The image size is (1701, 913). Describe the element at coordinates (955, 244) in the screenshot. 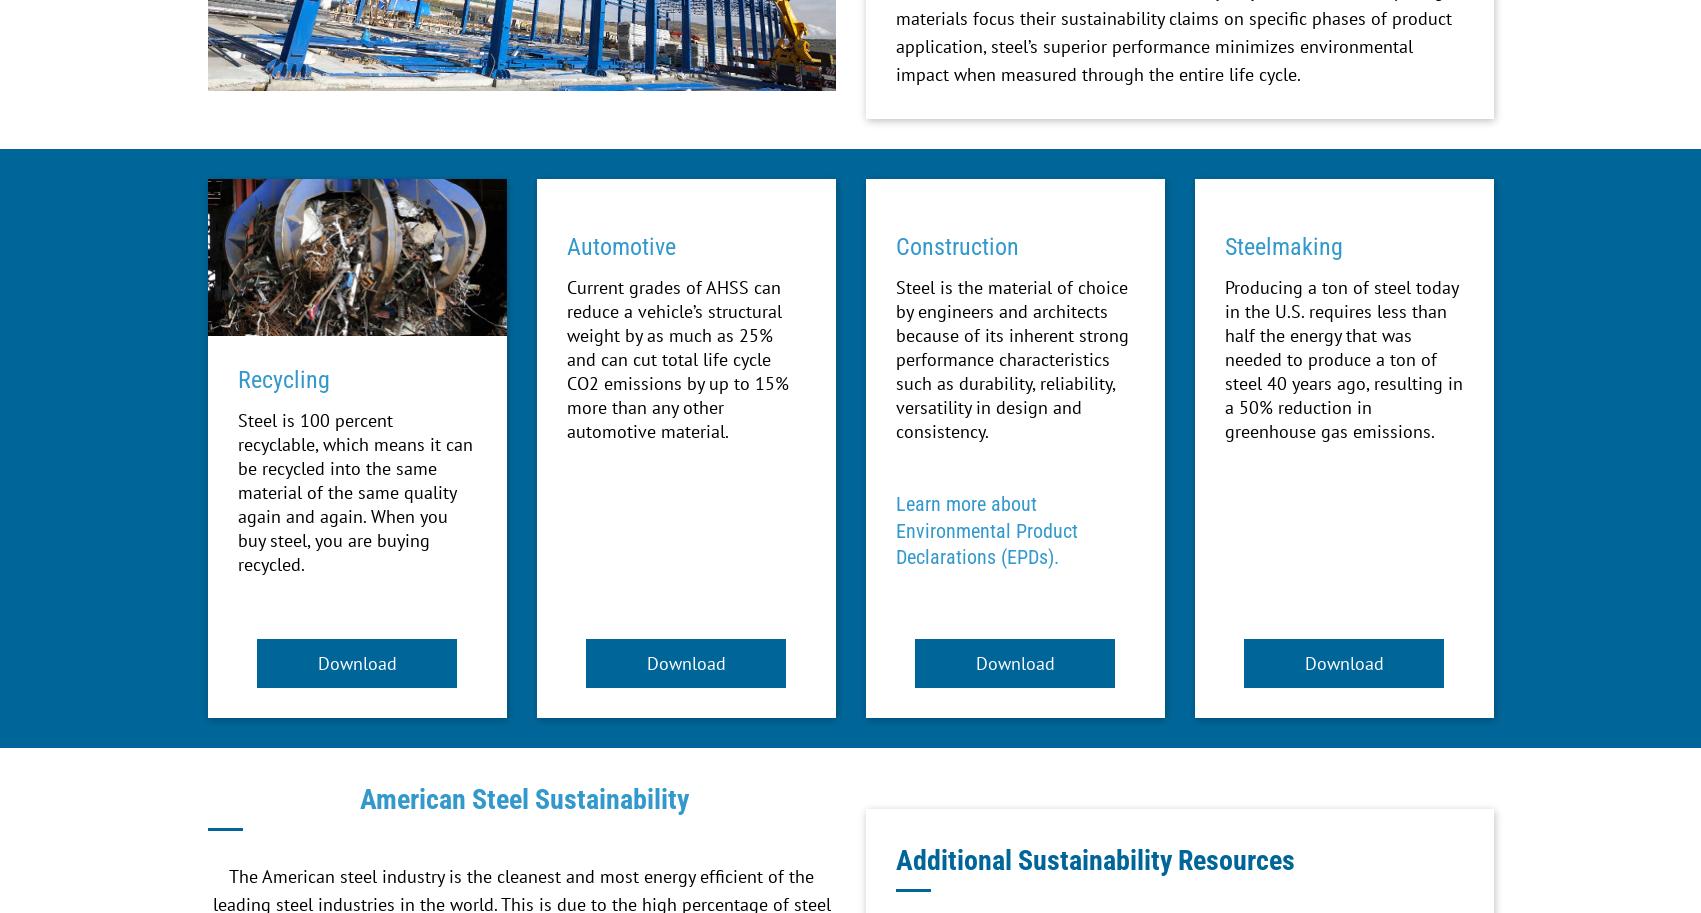

I see `'Construction'` at that location.